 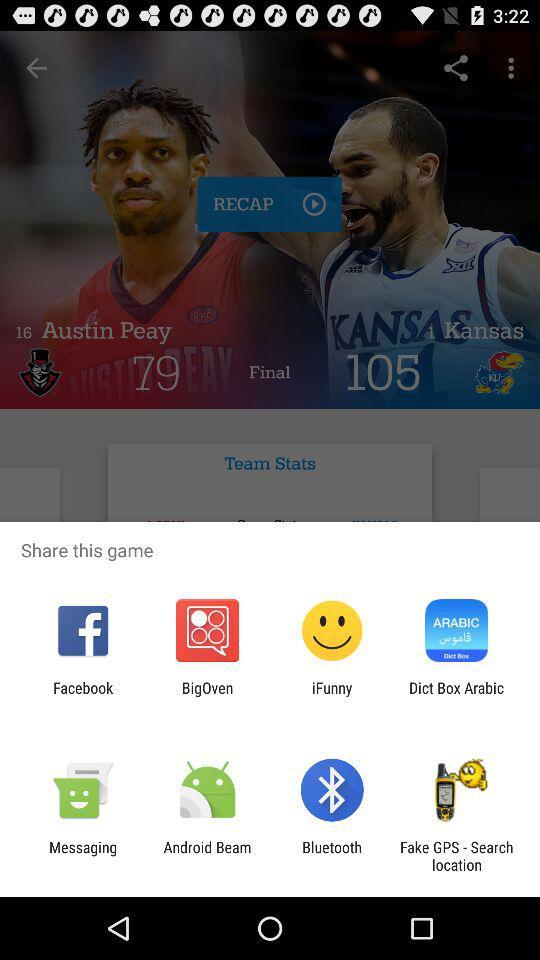 What do you see at coordinates (82, 855) in the screenshot?
I see `the messaging` at bounding box center [82, 855].